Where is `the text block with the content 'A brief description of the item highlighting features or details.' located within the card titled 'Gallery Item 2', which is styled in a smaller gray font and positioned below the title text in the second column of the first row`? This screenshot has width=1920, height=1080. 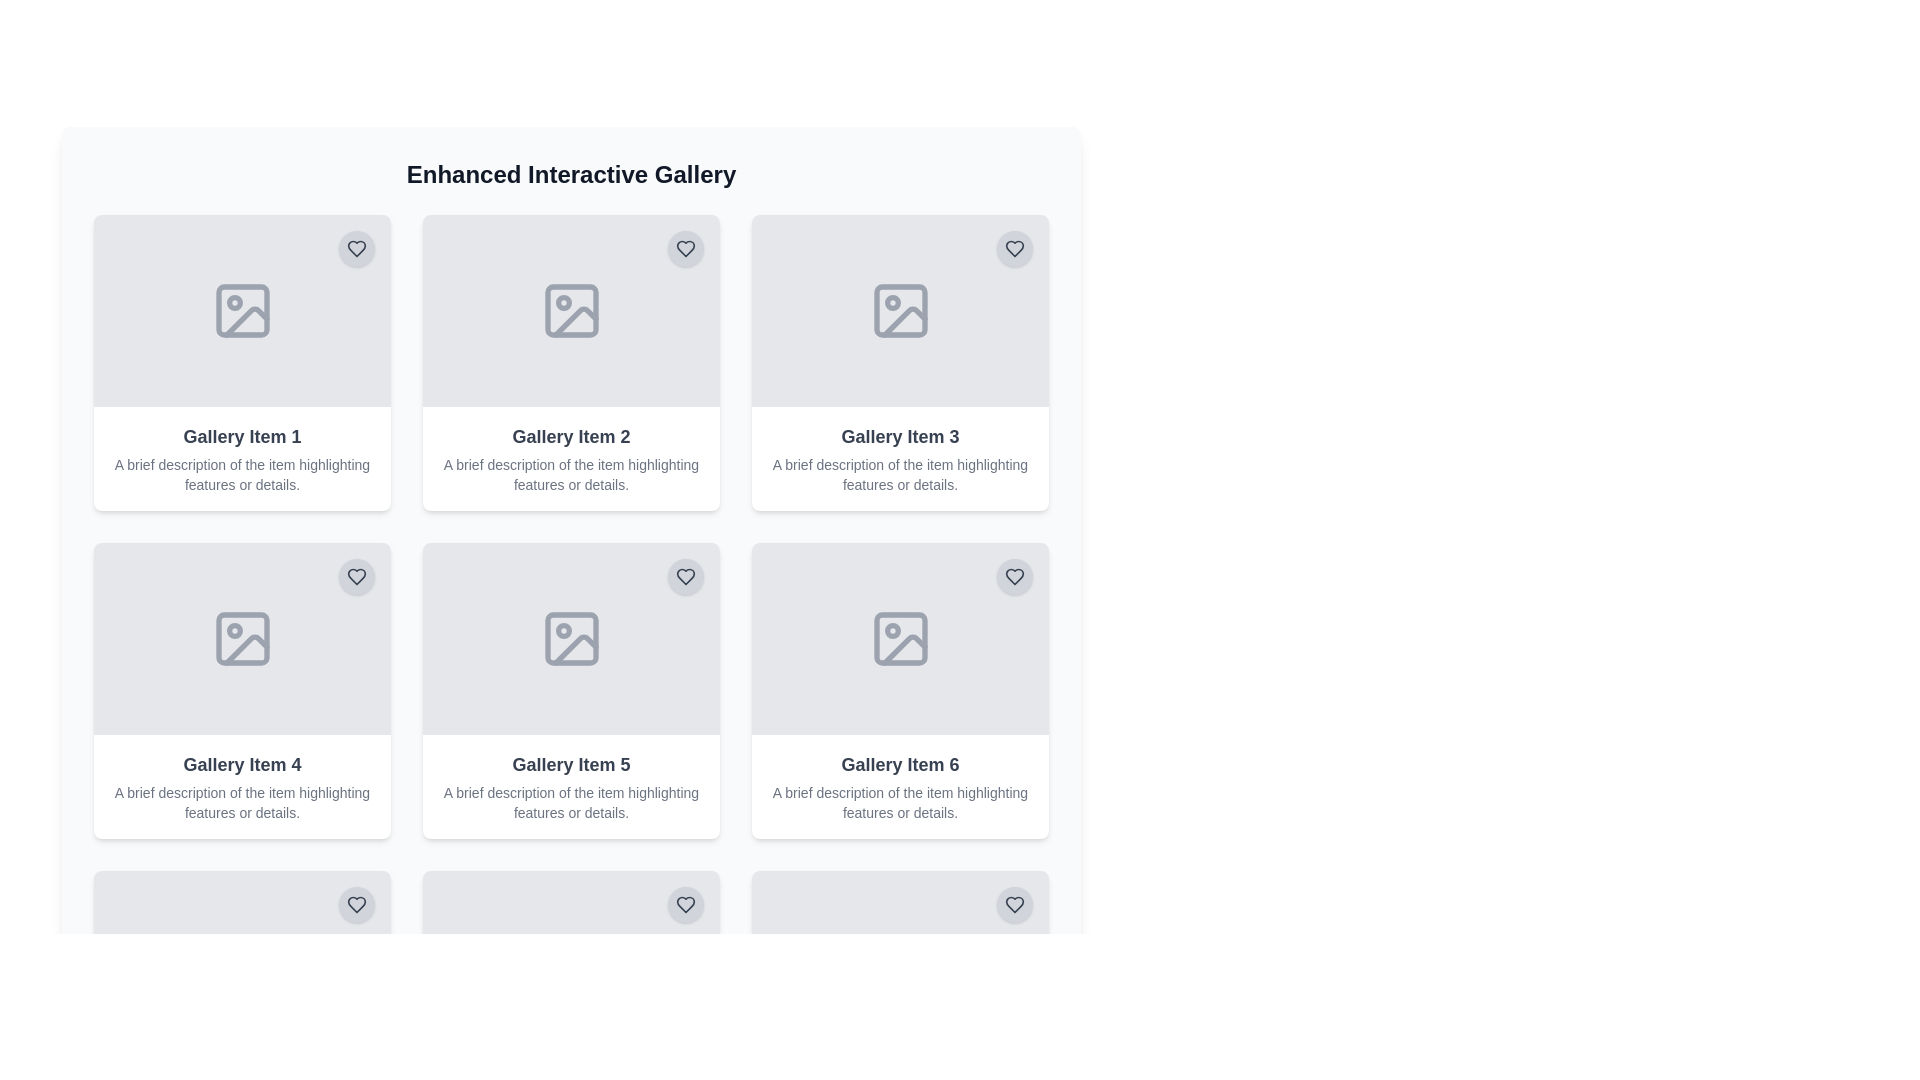 the text block with the content 'A brief description of the item highlighting features or details.' located within the card titled 'Gallery Item 2', which is styled in a smaller gray font and positioned below the title text in the second column of the first row is located at coordinates (570, 474).